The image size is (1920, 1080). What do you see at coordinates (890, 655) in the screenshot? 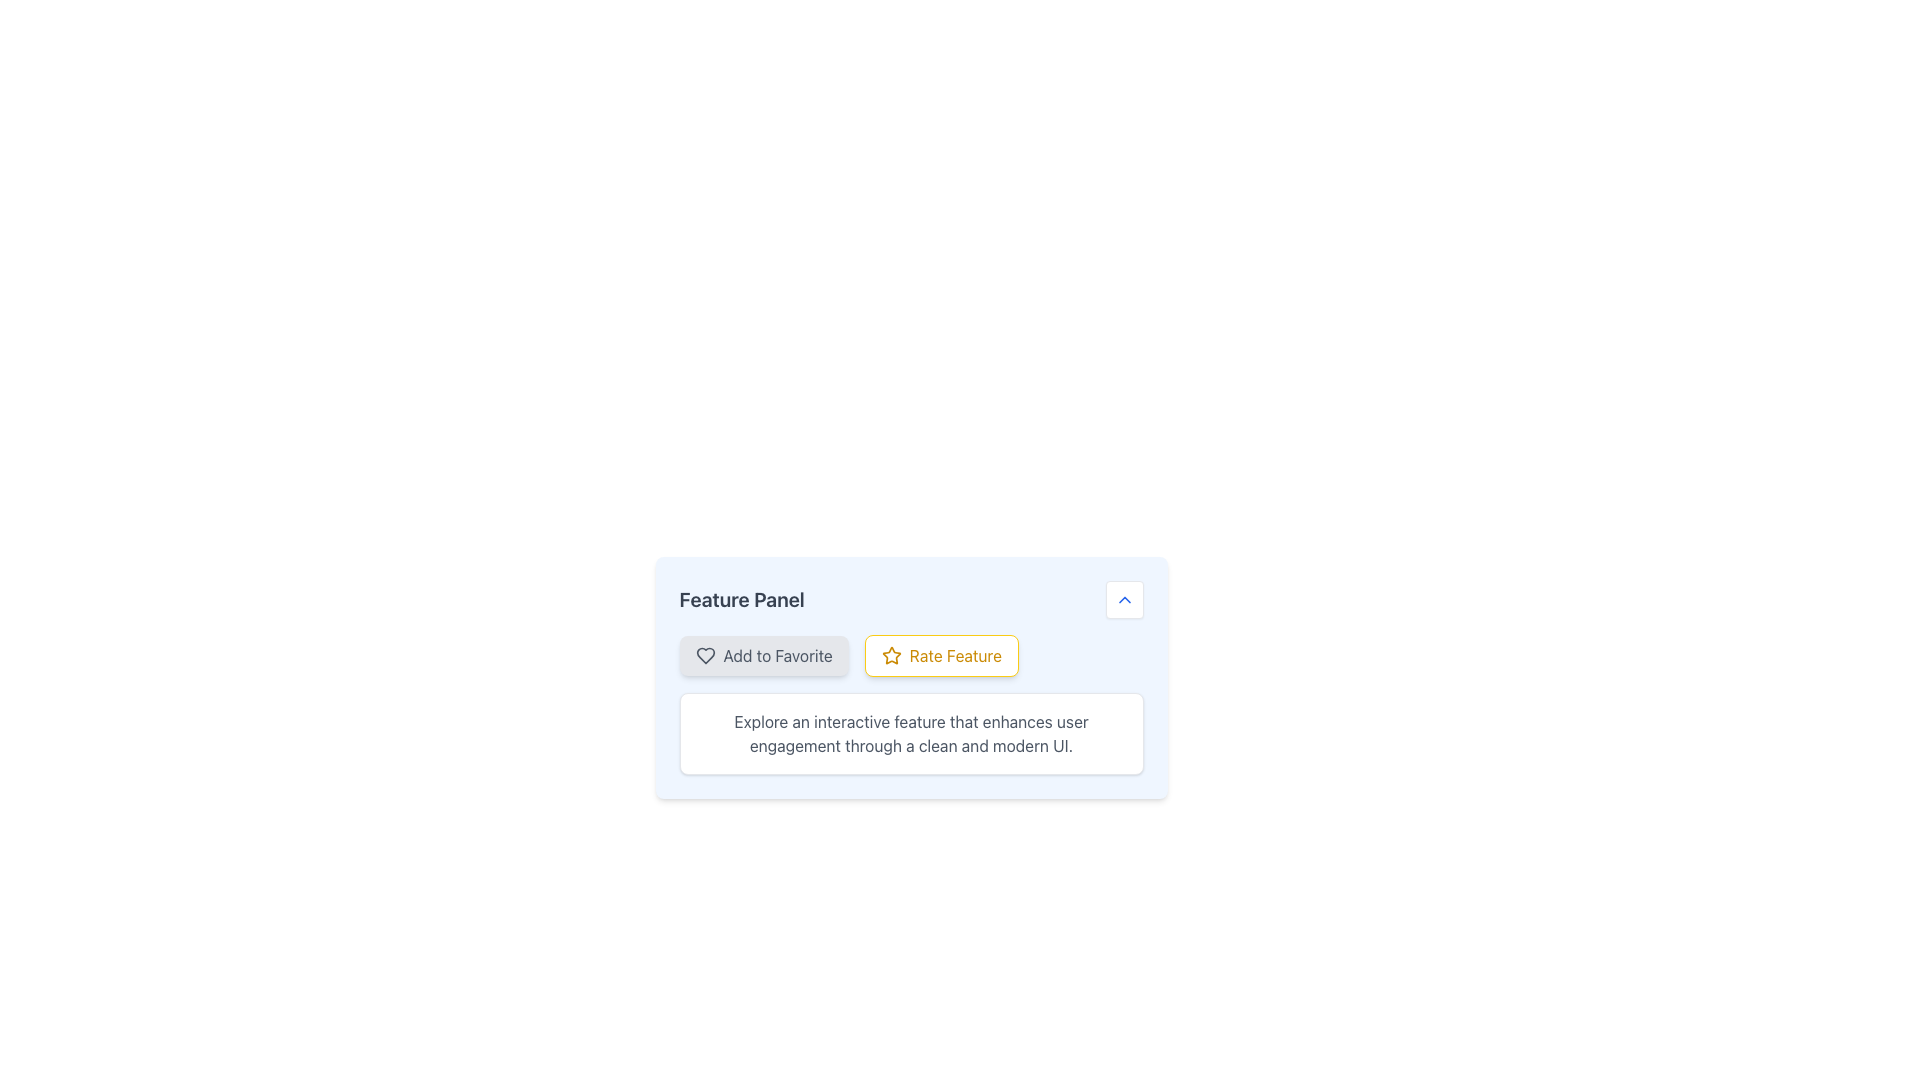
I see `the star icon within the 'Rate Feature' button to rate the feature` at bounding box center [890, 655].